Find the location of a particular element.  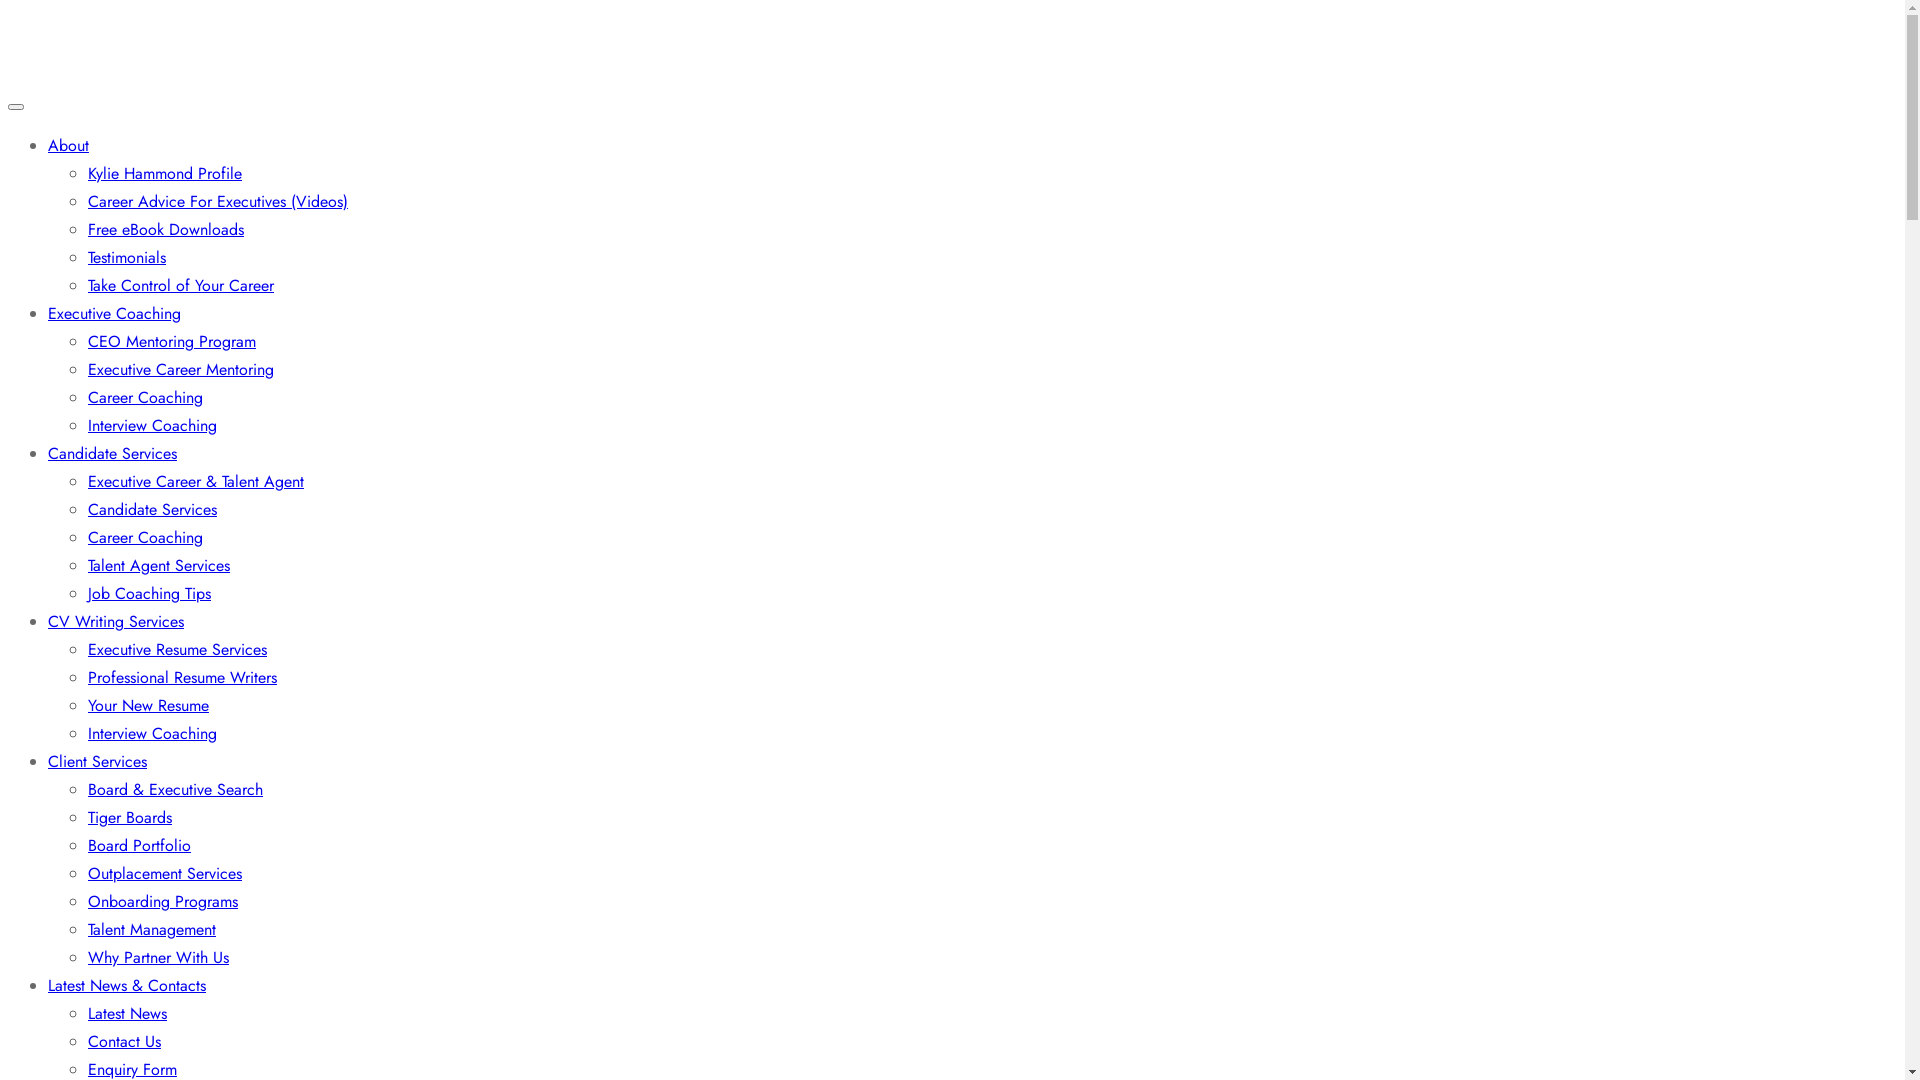

'Career Coaching' is located at coordinates (144, 536).